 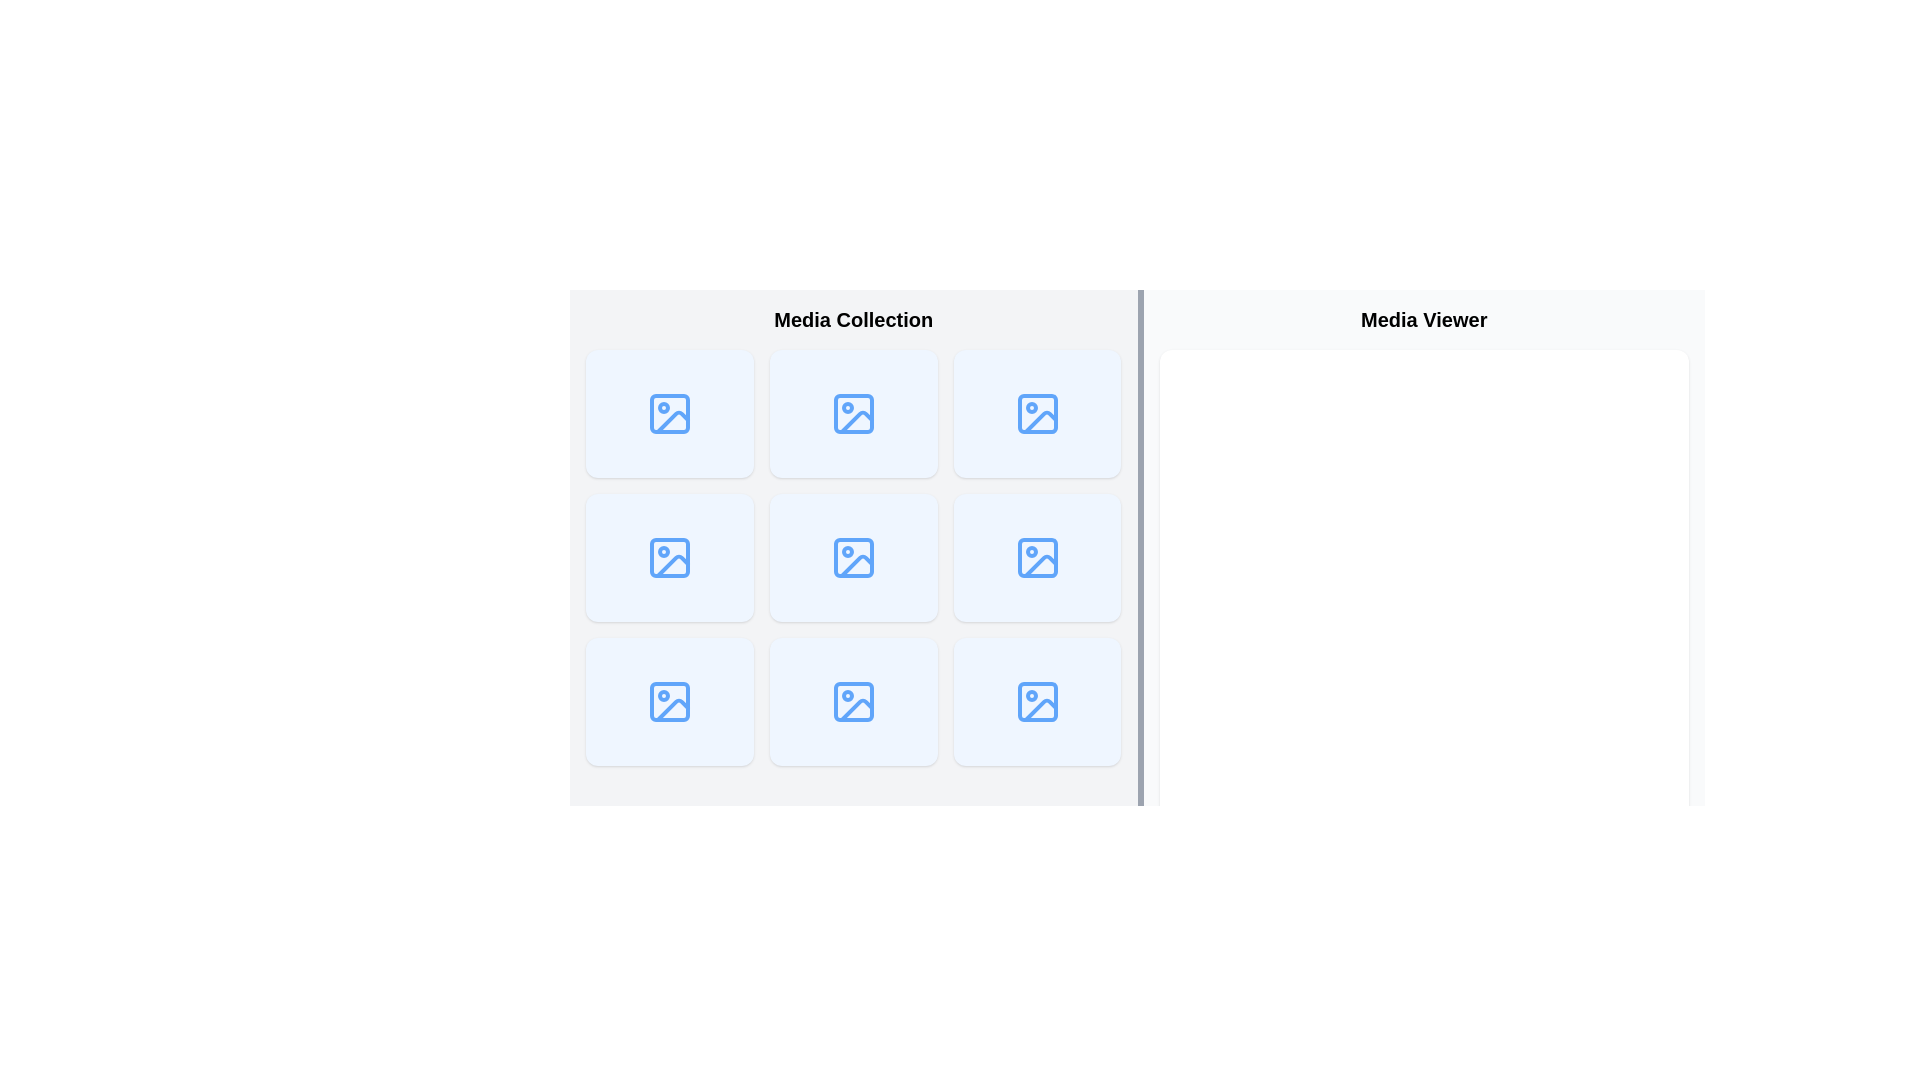 What do you see at coordinates (1037, 412) in the screenshot?
I see `the ninth card in the 3x3 grid layout under the 'Media Collection' heading, which serves as a placeholder for image or media content` at bounding box center [1037, 412].